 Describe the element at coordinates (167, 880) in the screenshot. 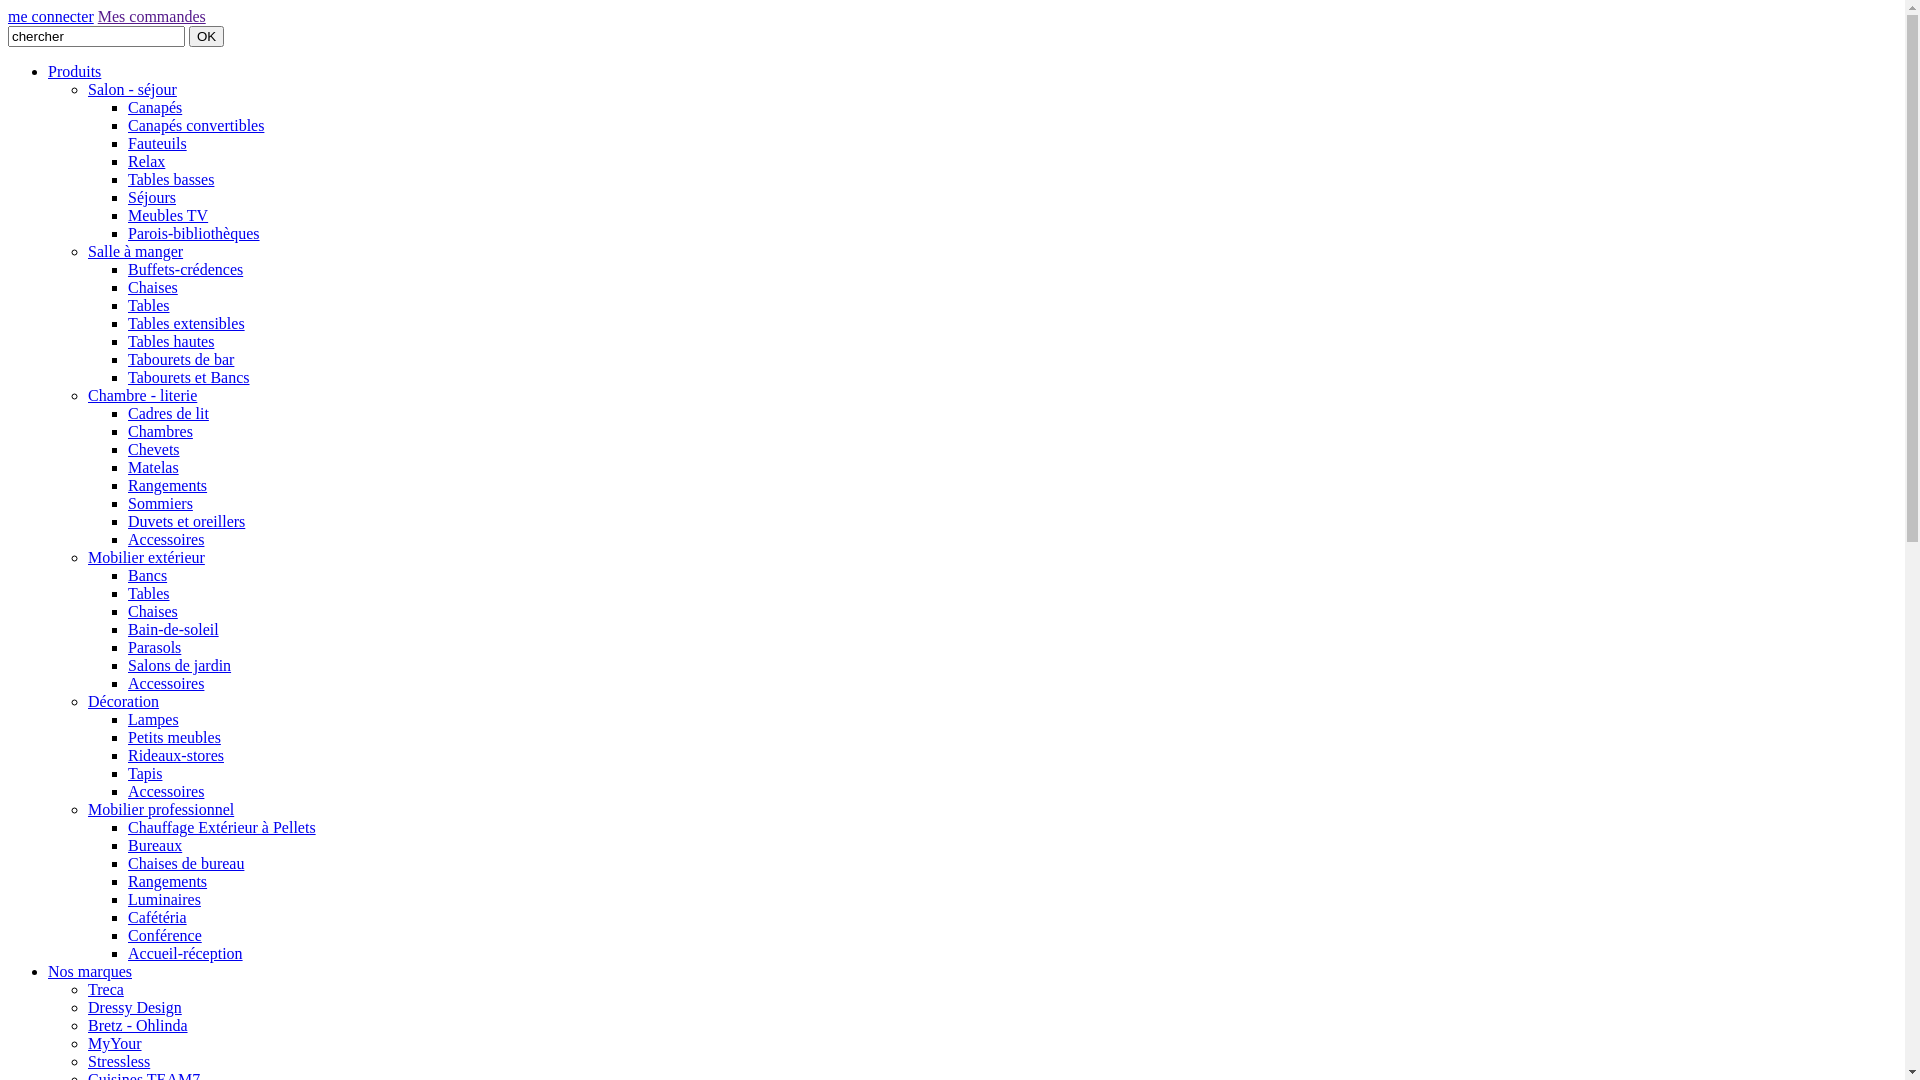

I see `'Rangements'` at that location.